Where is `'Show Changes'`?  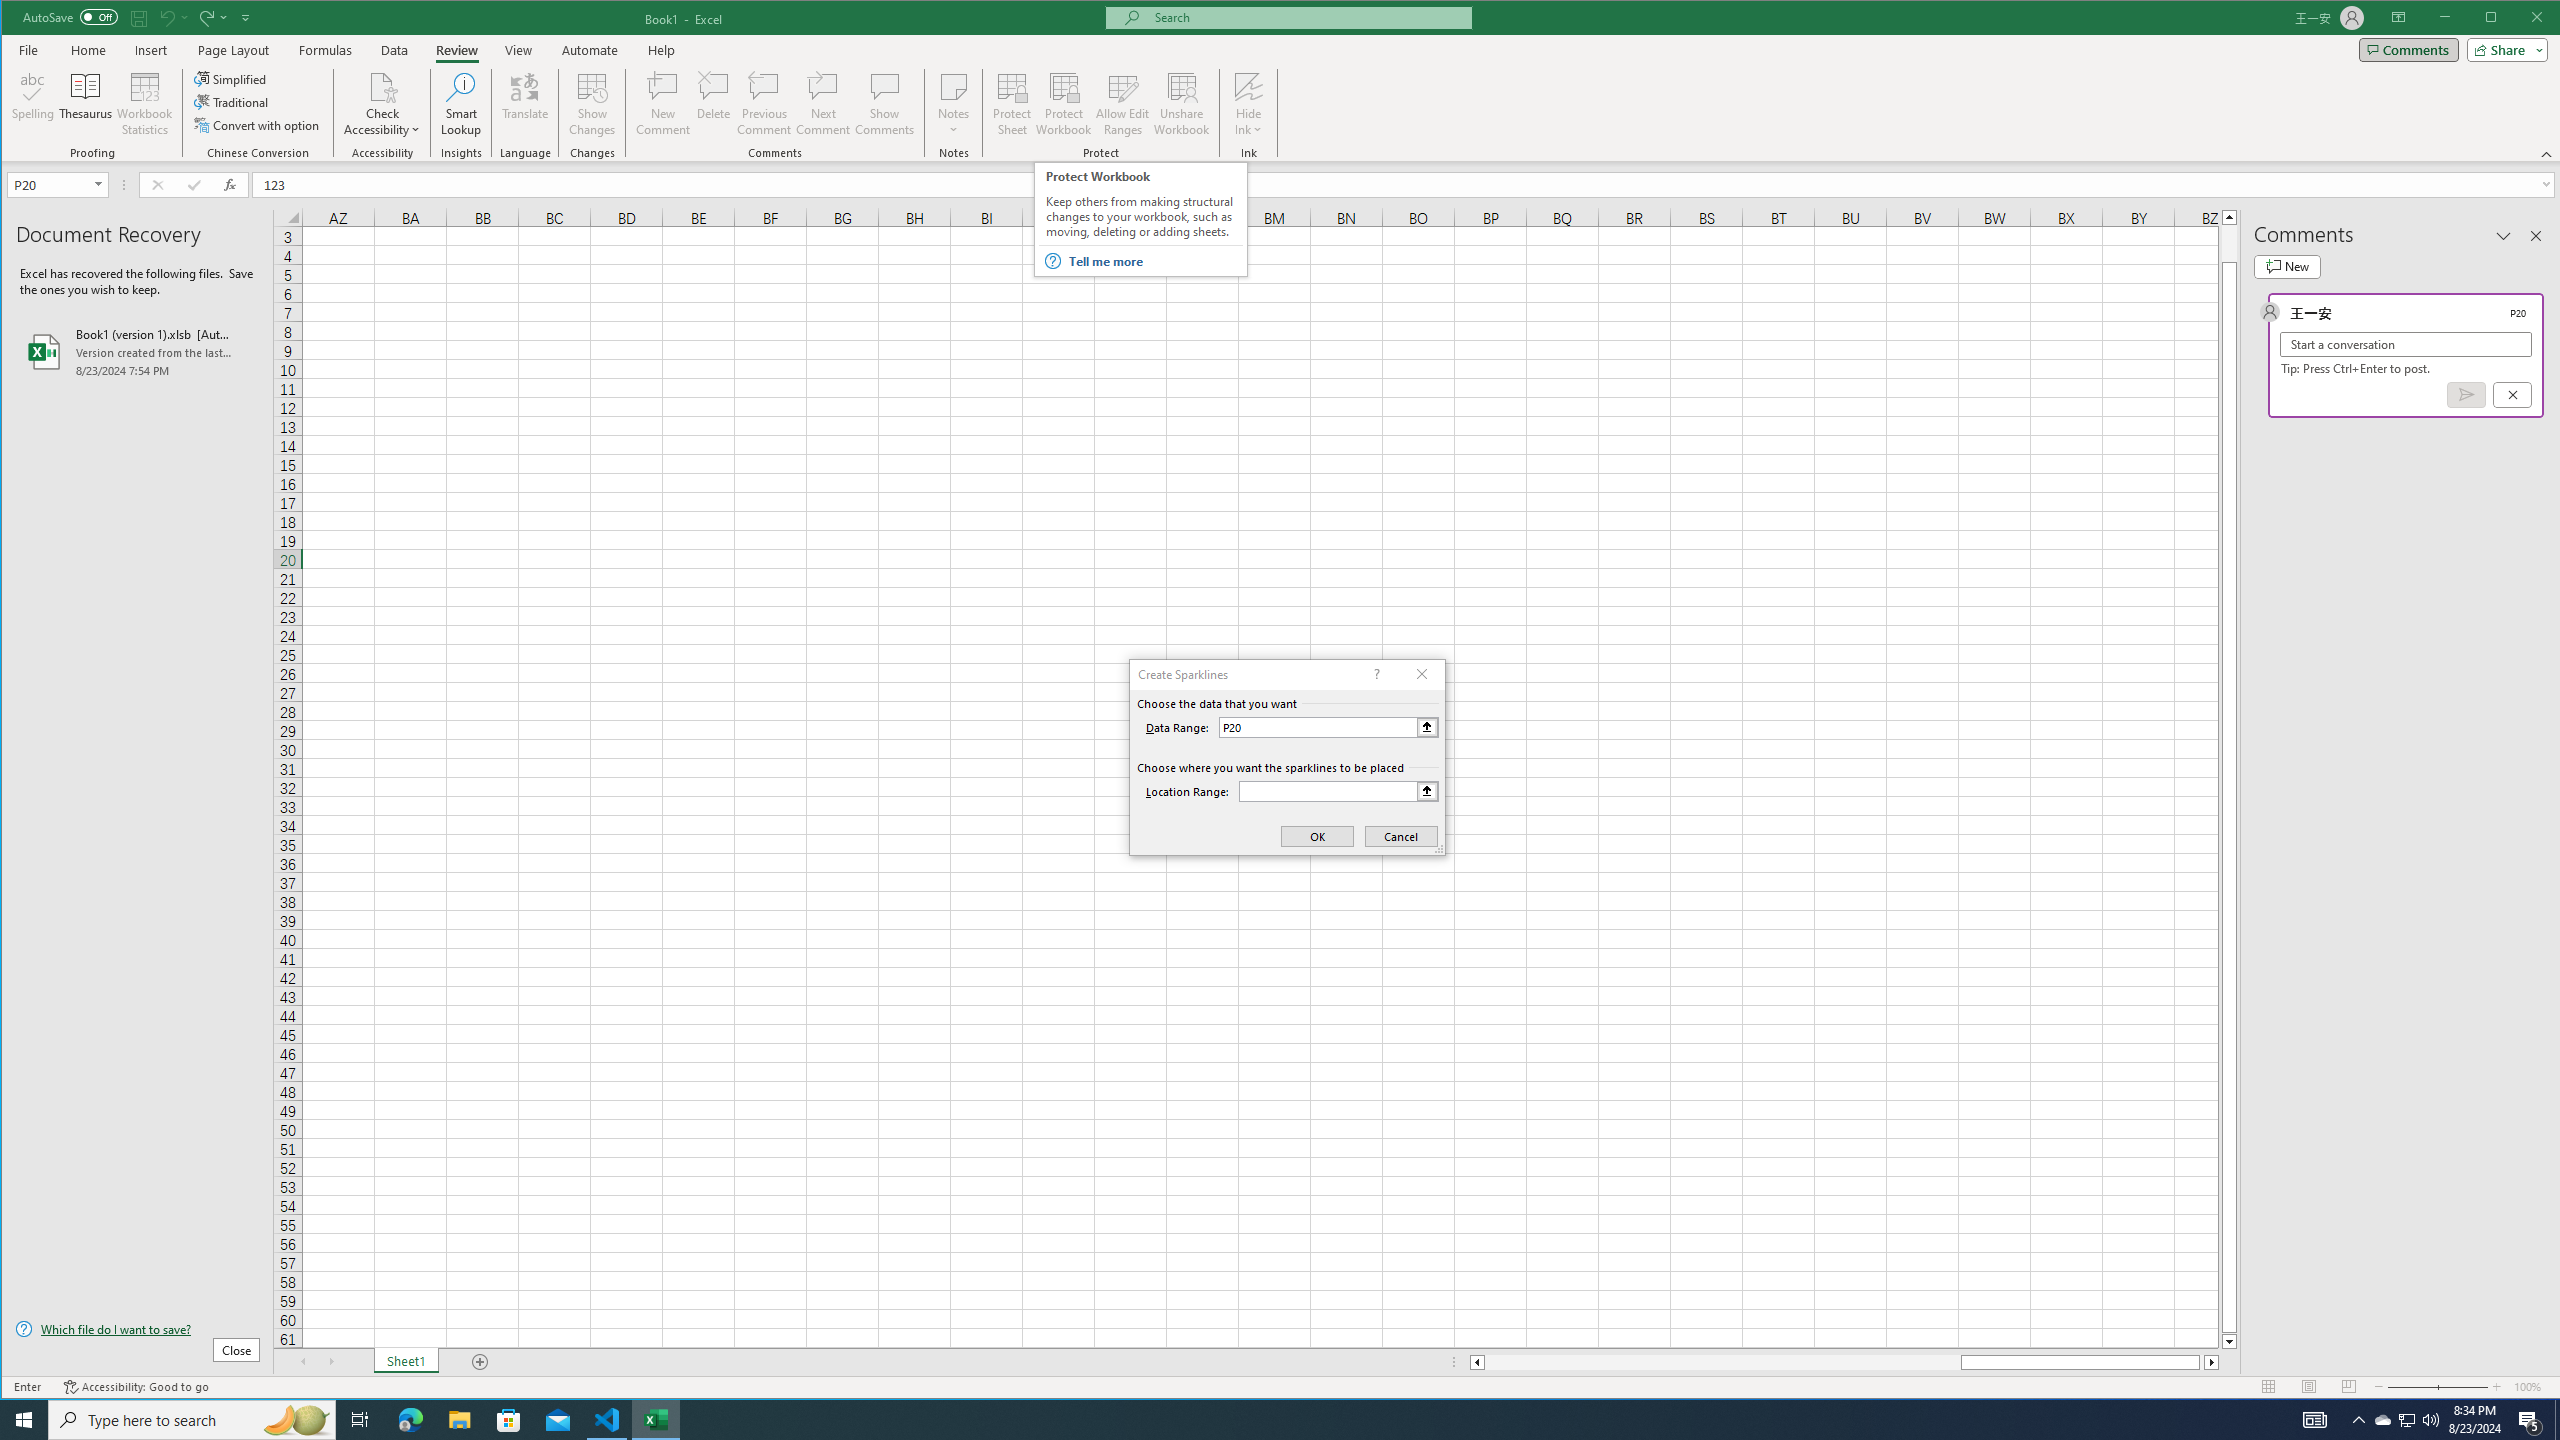 'Show Changes' is located at coordinates (591, 103).